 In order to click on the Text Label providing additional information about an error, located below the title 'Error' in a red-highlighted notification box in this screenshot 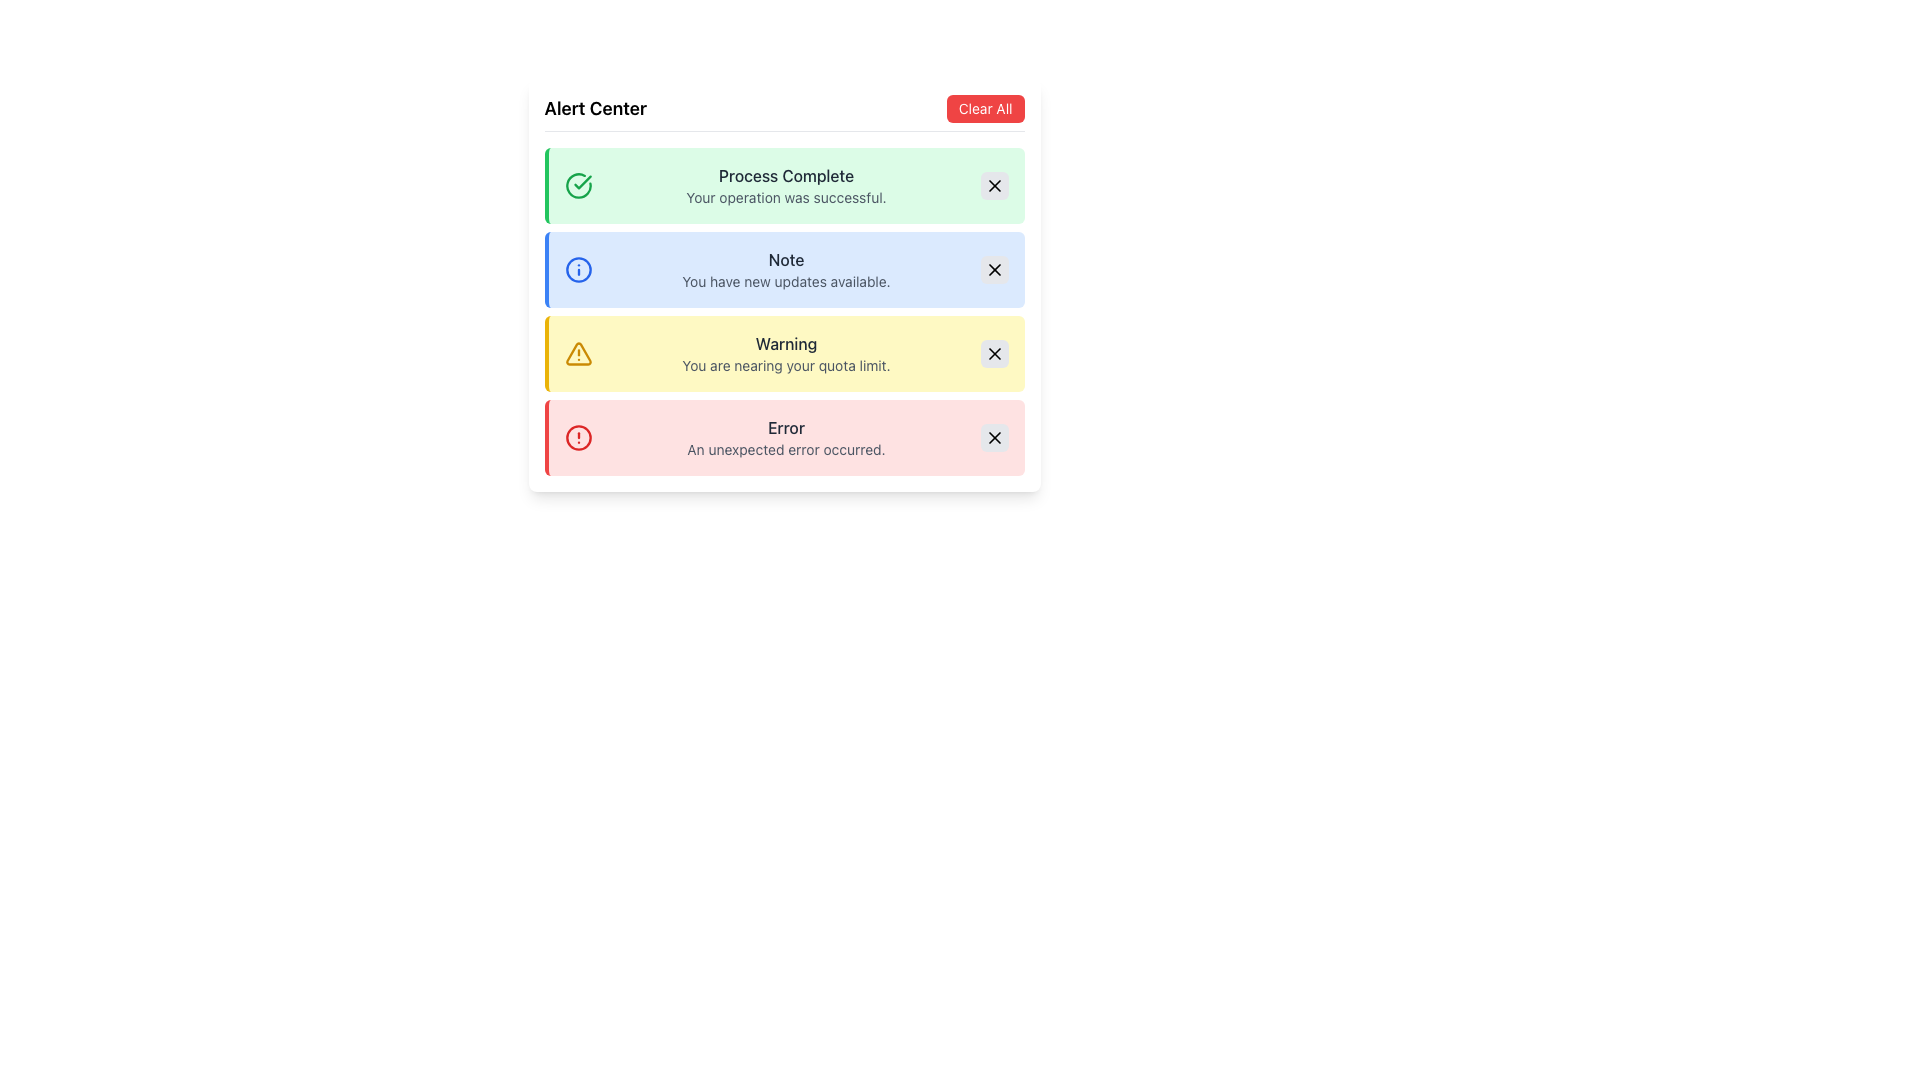, I will do `click(785, 450)`.